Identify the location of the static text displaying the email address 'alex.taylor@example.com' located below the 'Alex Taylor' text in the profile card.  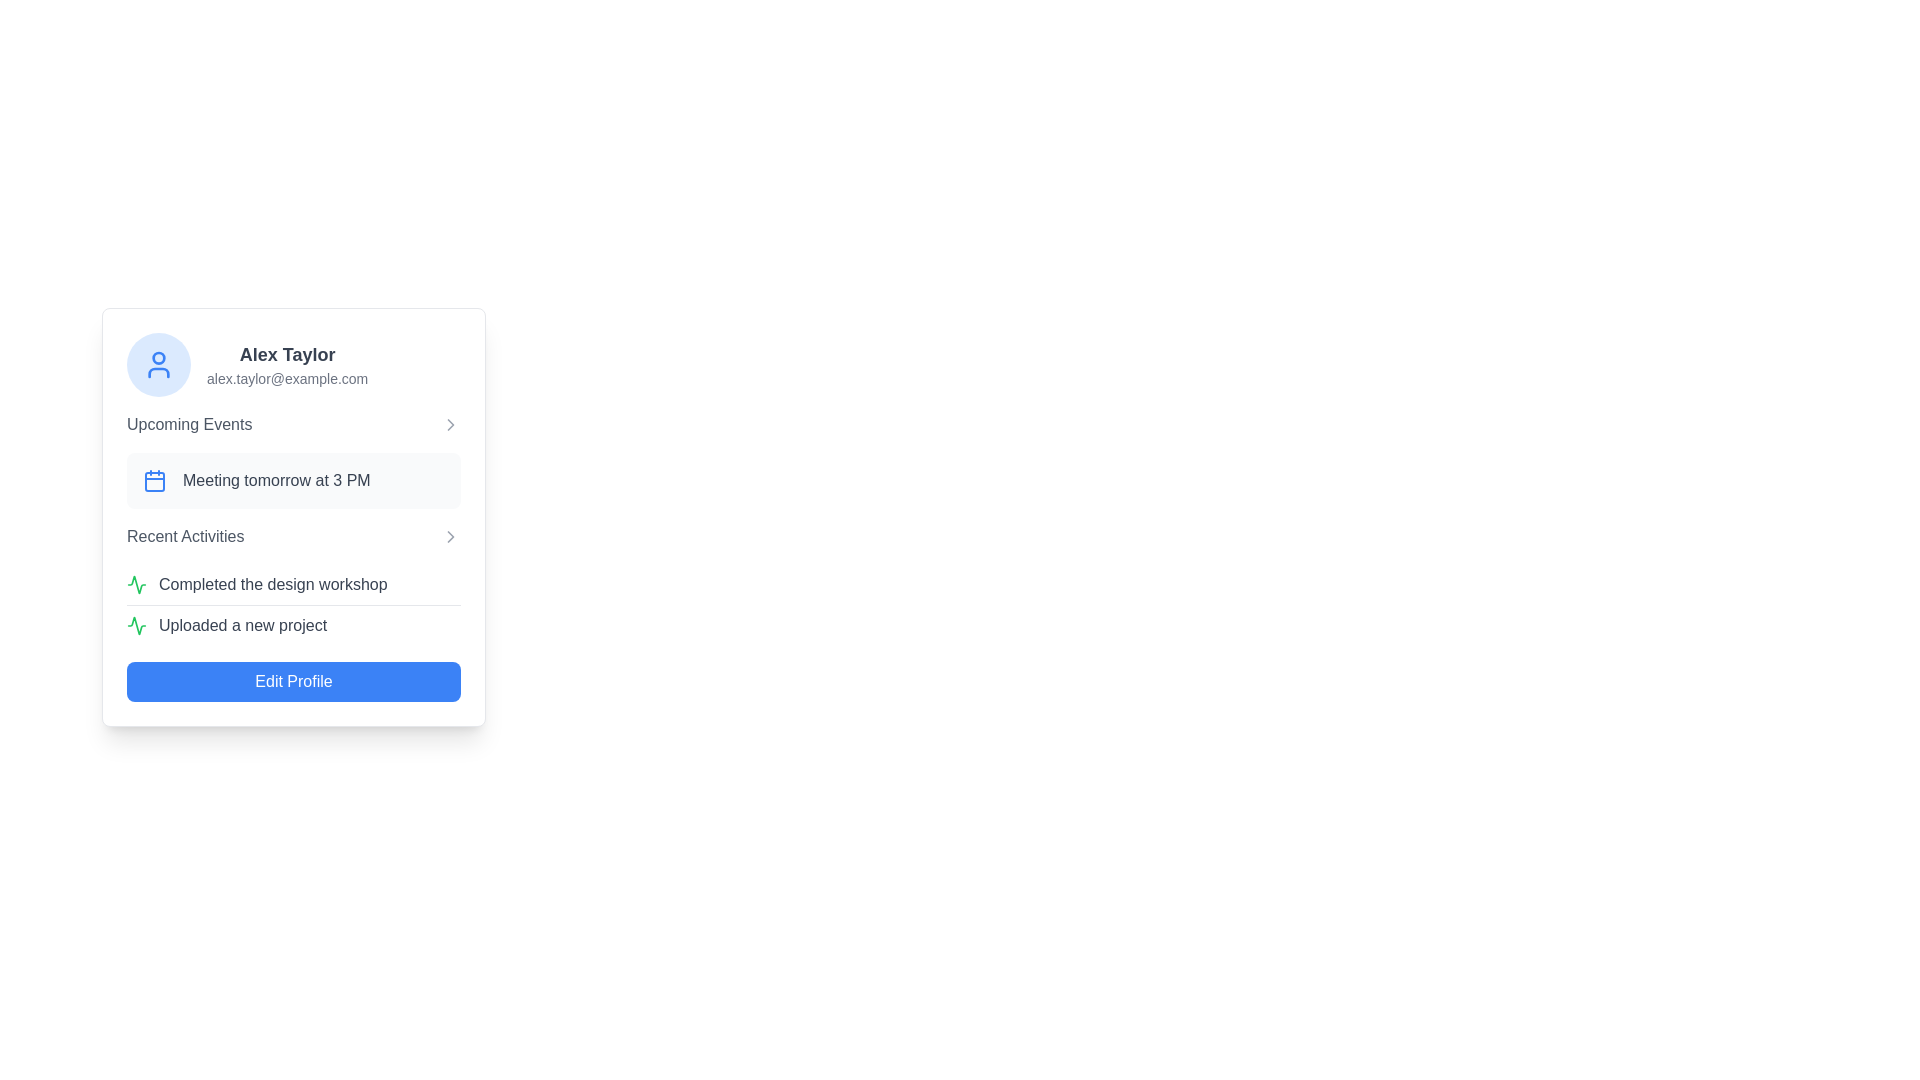
(286, 378).